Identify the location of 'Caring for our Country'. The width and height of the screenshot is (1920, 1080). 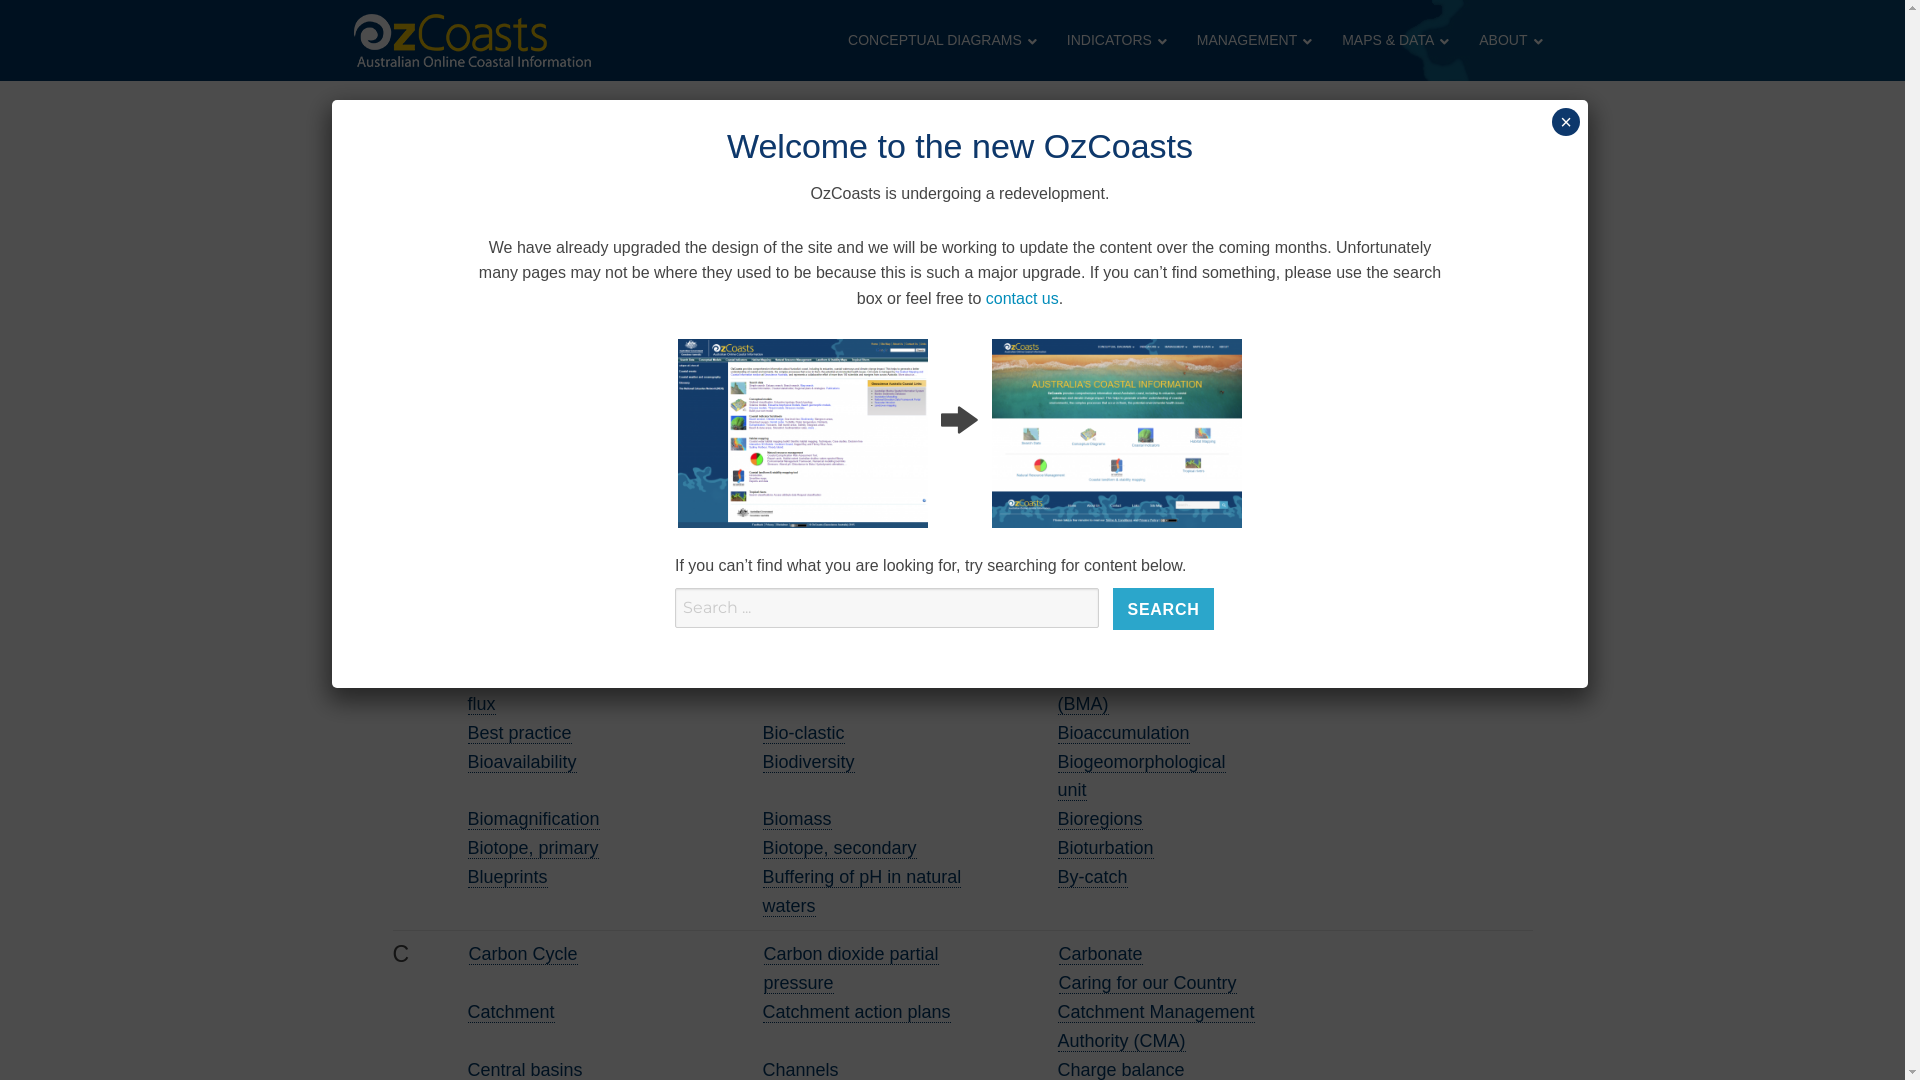
(1147, 982).